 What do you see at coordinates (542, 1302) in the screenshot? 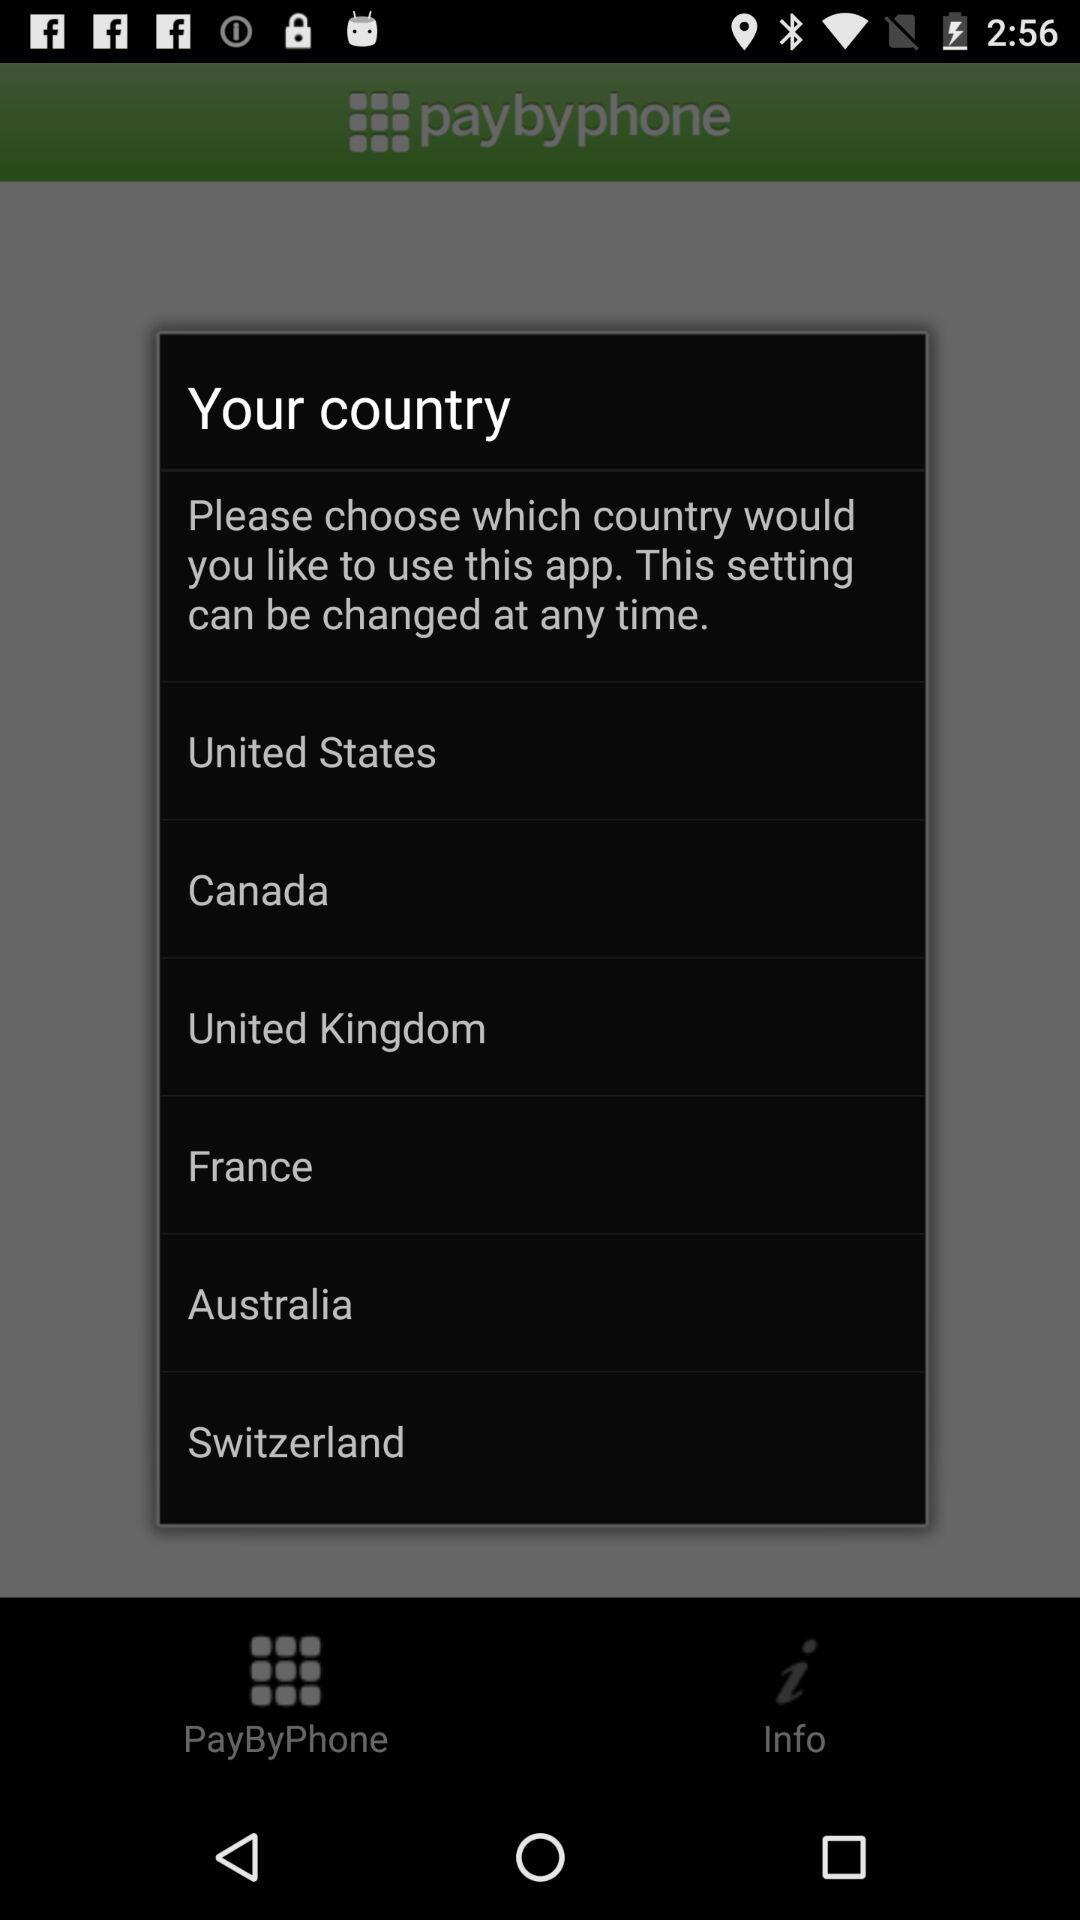
I see `australia item` at bounding box center [542, 1302].